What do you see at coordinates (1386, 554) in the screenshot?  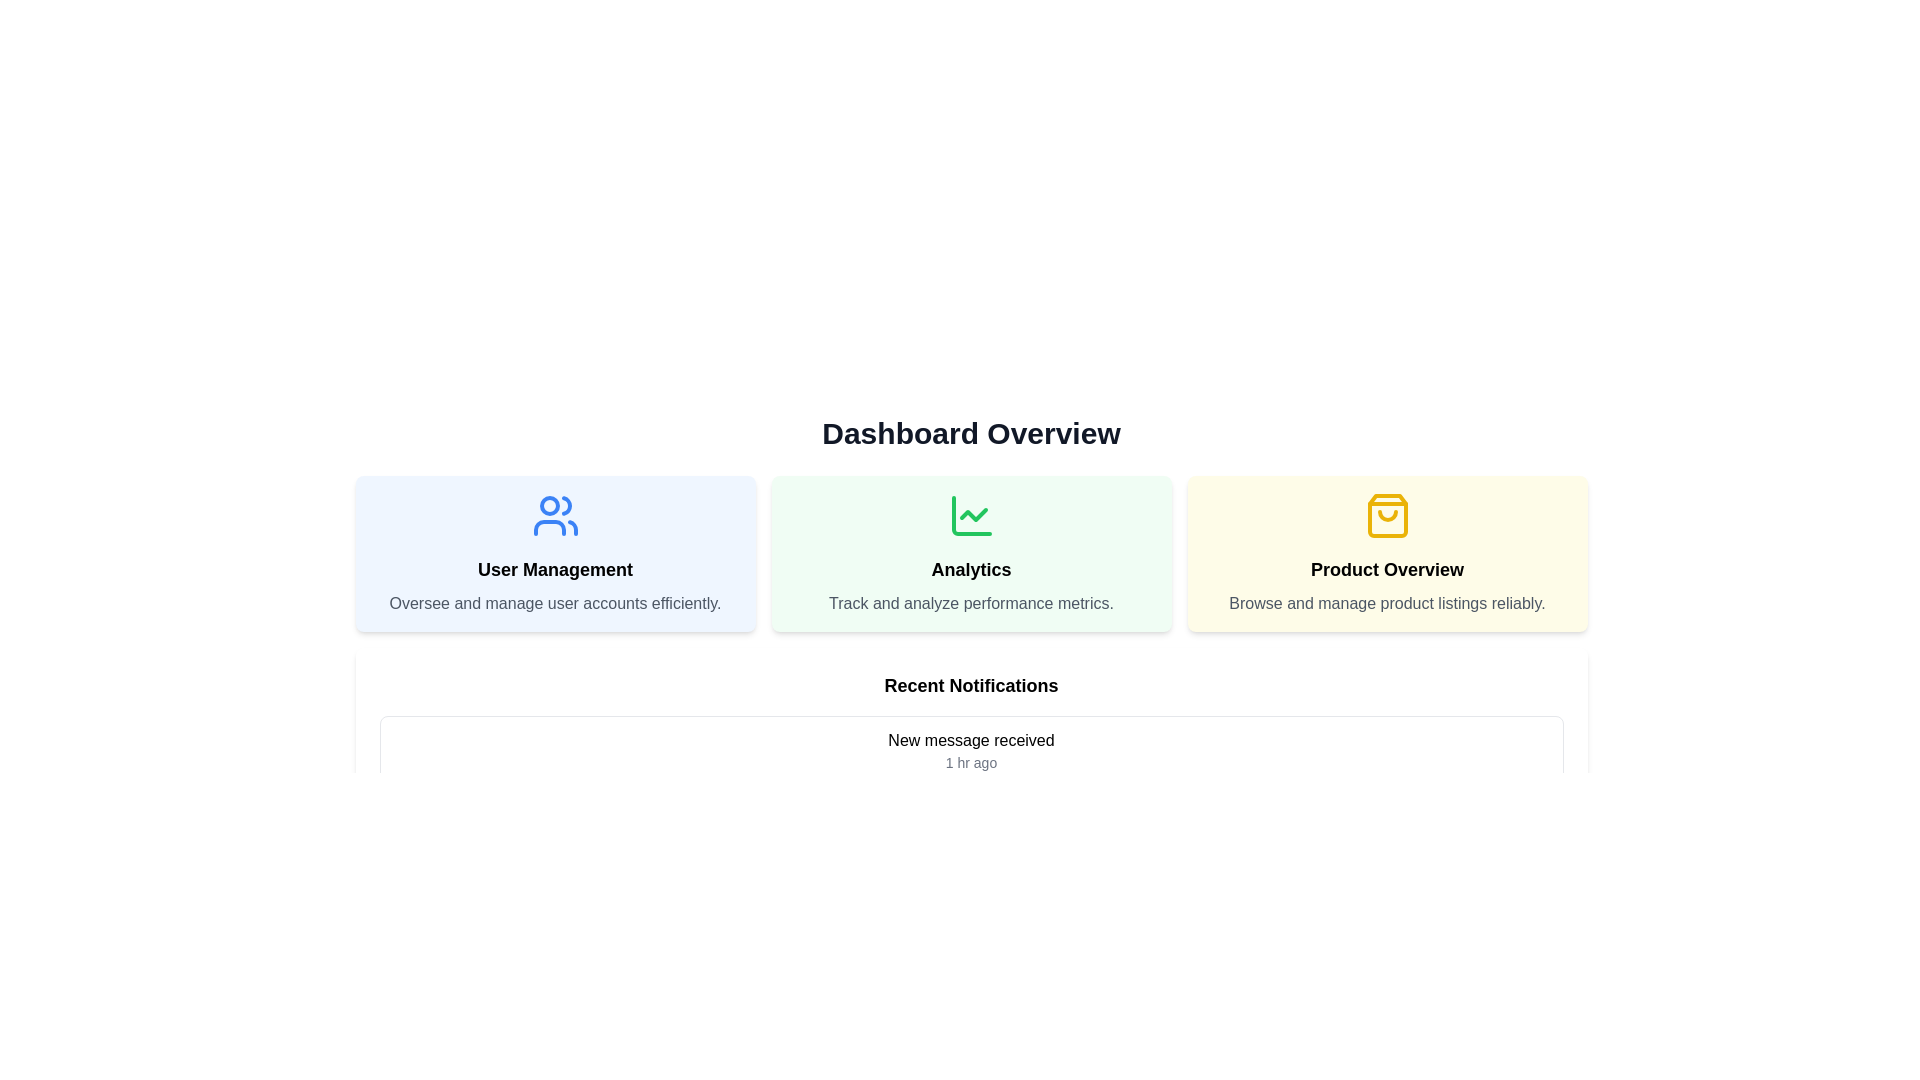 I see `the Informational card with a yellow background and a shopping bag icon, labeled 'Product Overview', positioned in the rightmost column` at bounding box center [1386, 554].